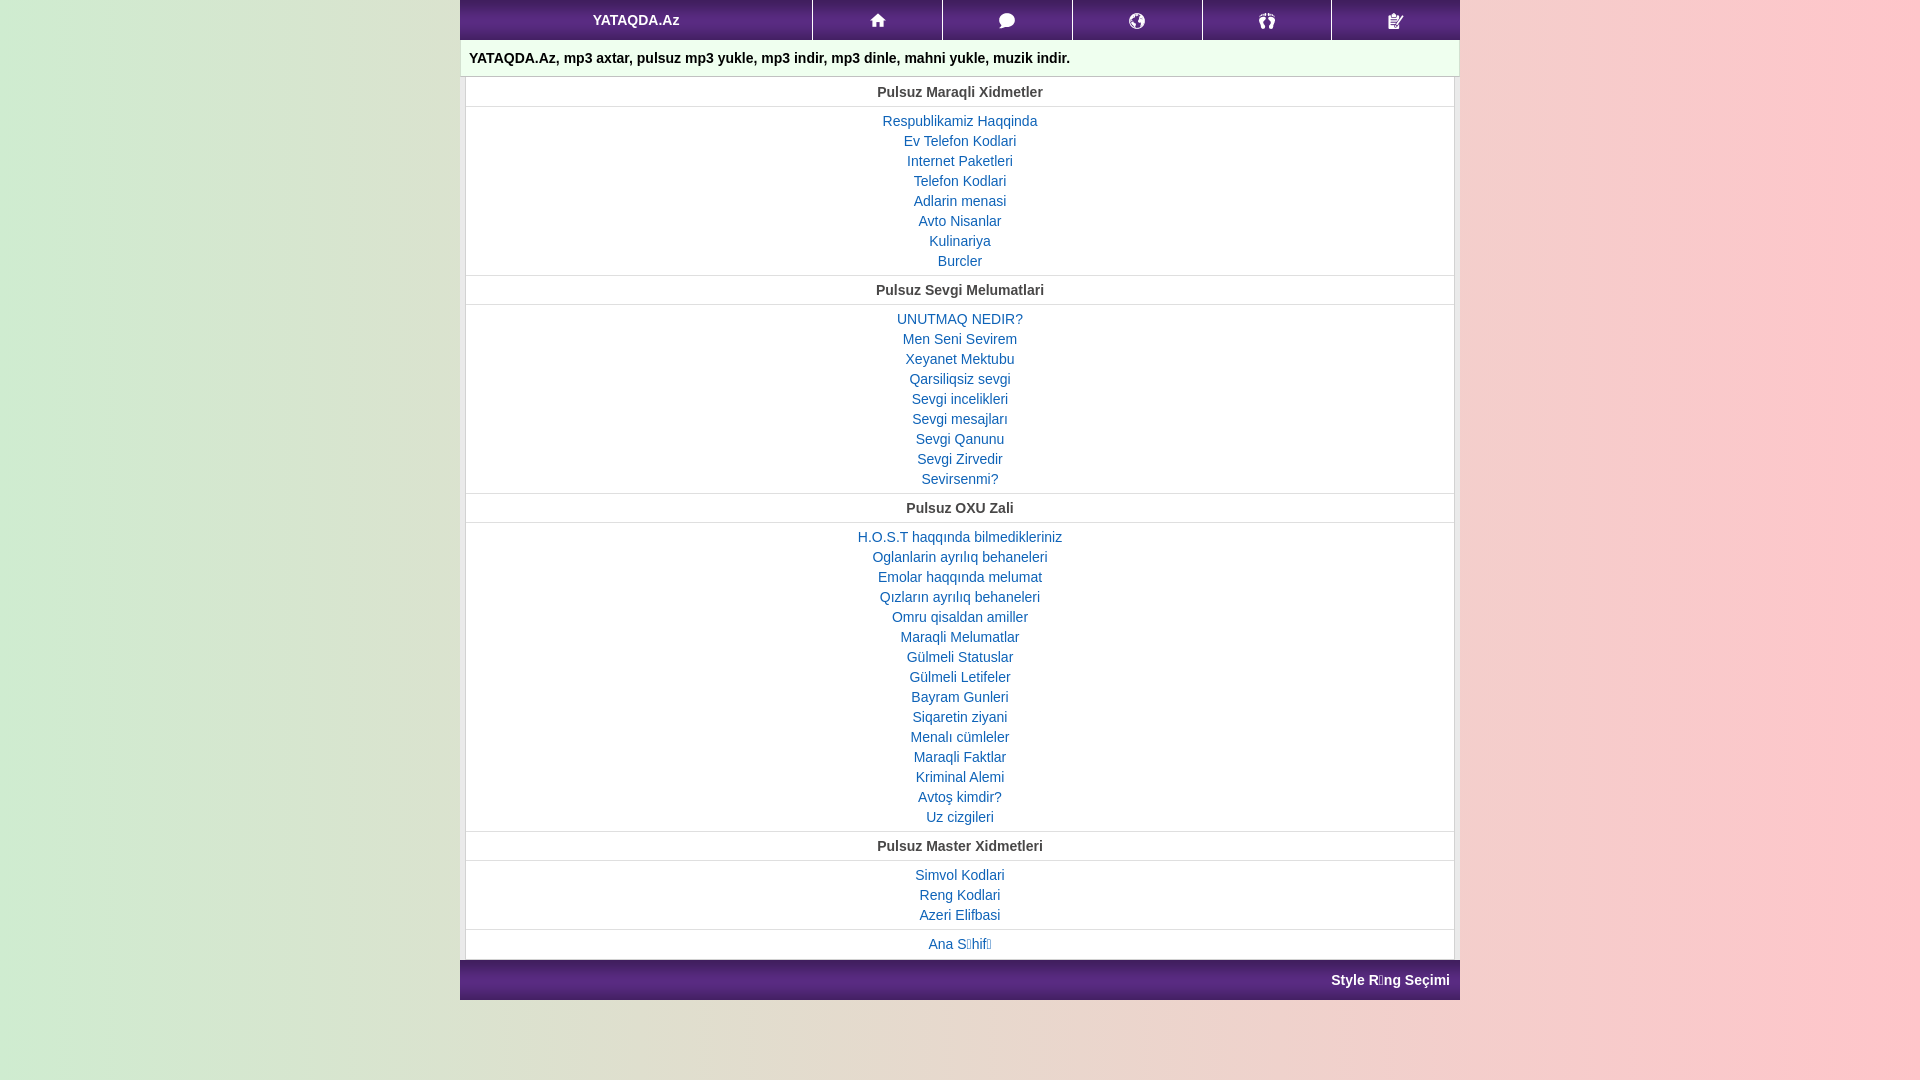 Image resolution: width=1920 pixels, height=1080 pixels. Describe the element at coordinates (958, 696) in the screenshot. I see `'Bayram Gunleri'` at that location.